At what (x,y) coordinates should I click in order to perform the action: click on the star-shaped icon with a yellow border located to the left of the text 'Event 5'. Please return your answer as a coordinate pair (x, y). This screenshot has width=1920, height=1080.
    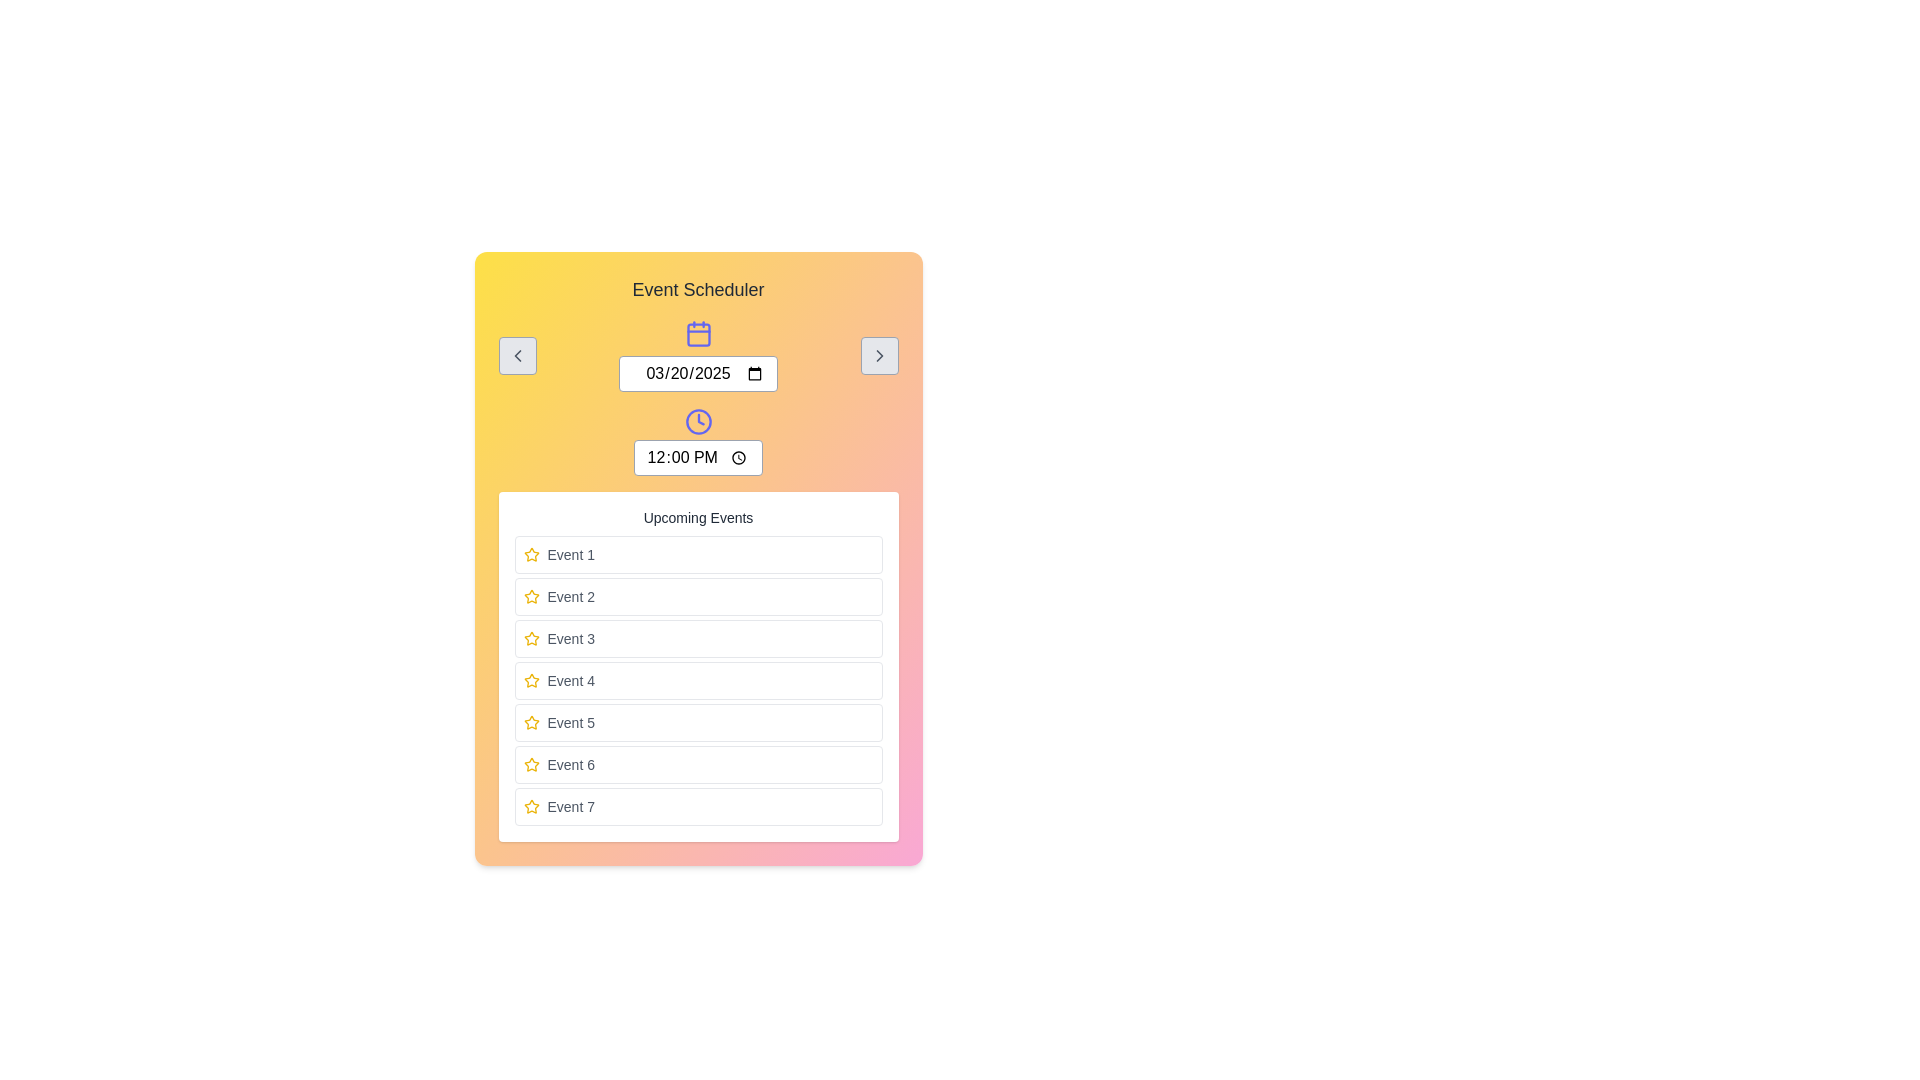
    Looking at the image, I should click on (531, 722).